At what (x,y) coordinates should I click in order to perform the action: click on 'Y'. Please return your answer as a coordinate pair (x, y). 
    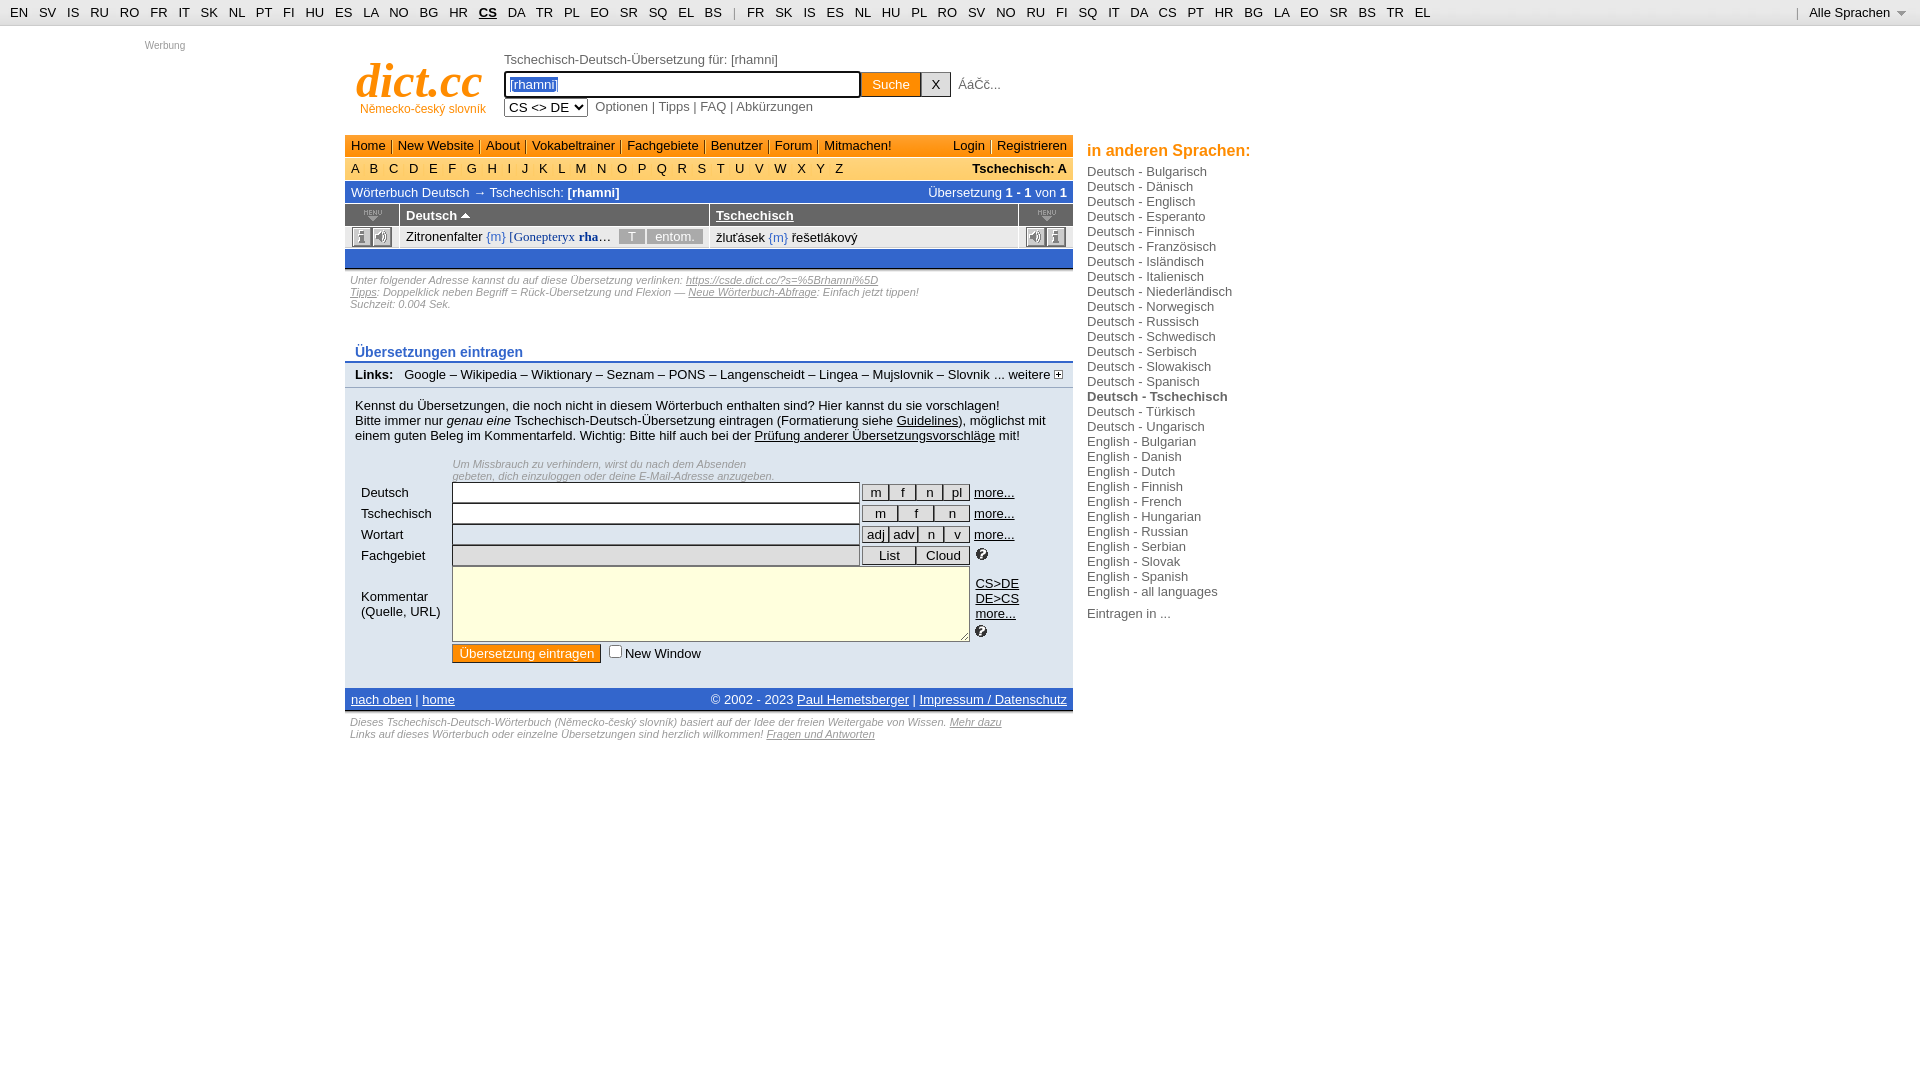
    Looking at the image, I should click on (812, 167).